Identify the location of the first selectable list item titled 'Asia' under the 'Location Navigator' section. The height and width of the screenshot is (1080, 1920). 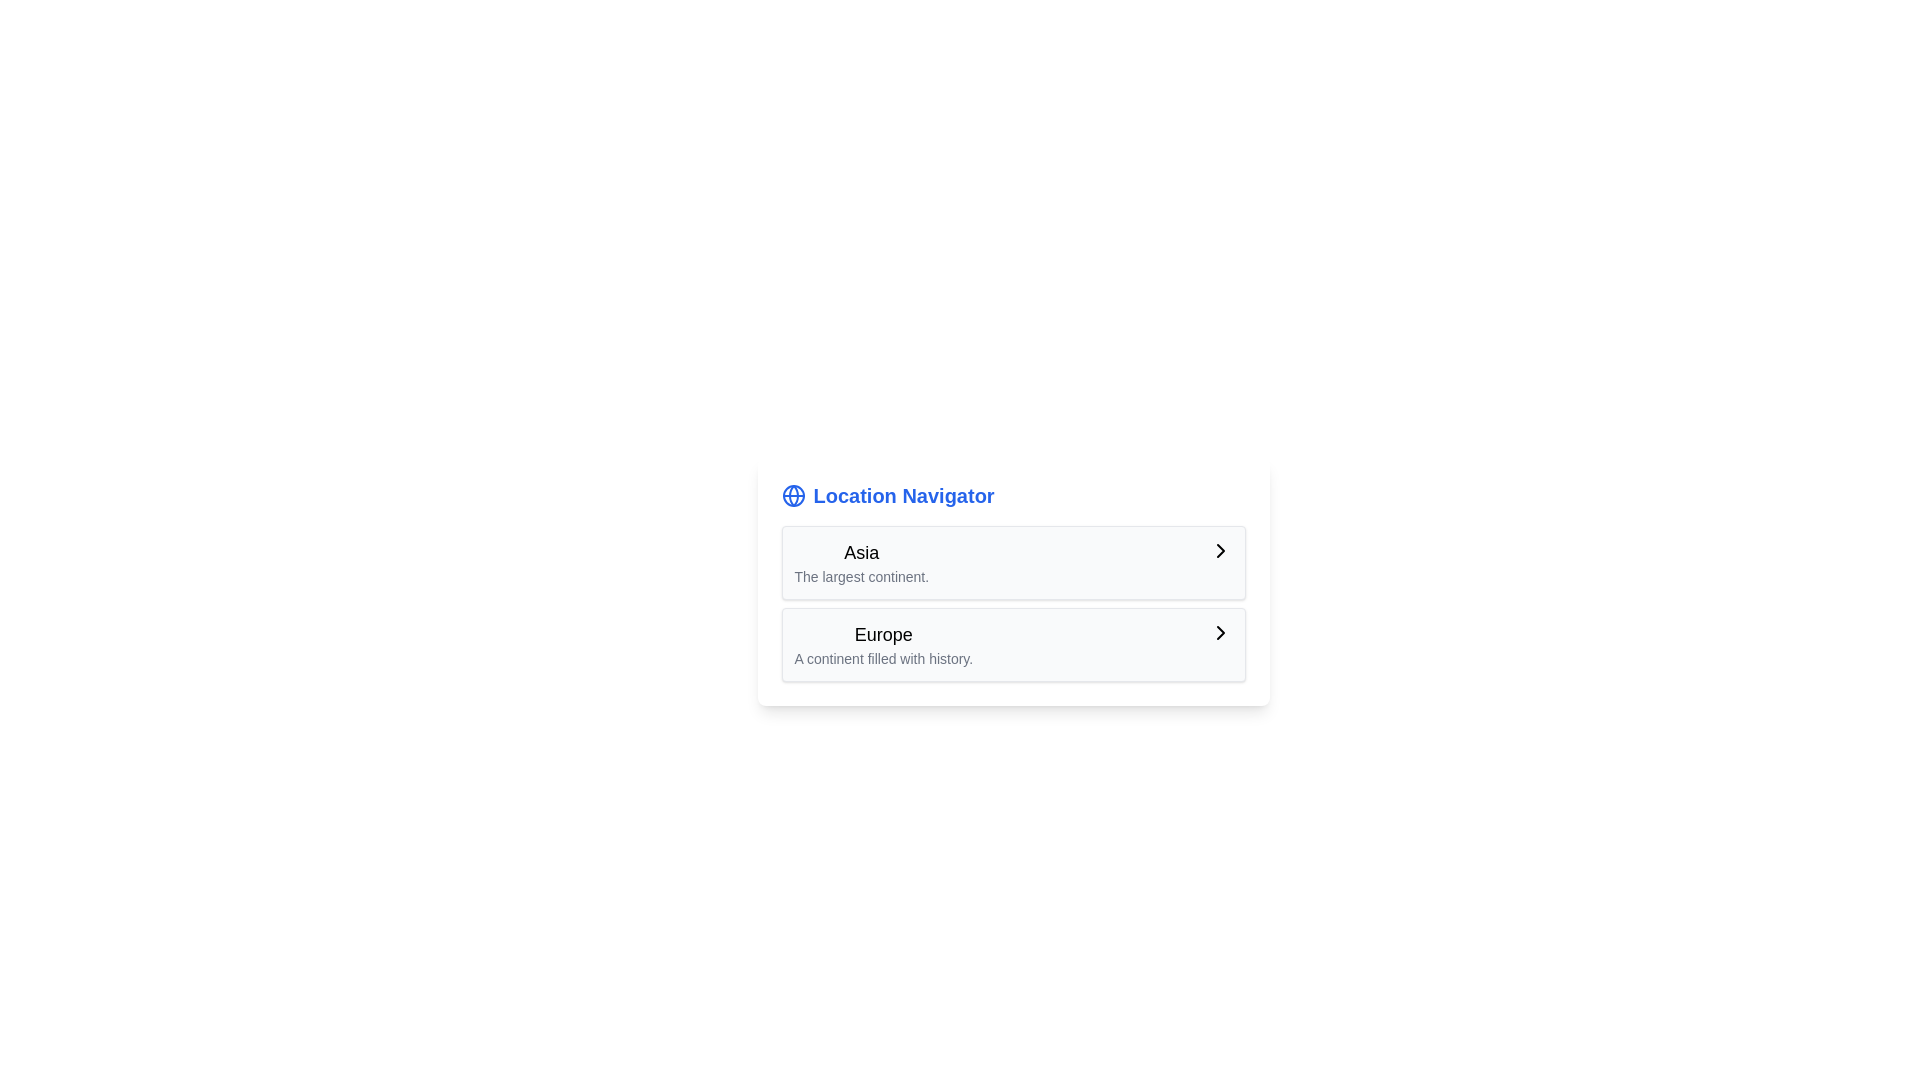
(1013, 563).